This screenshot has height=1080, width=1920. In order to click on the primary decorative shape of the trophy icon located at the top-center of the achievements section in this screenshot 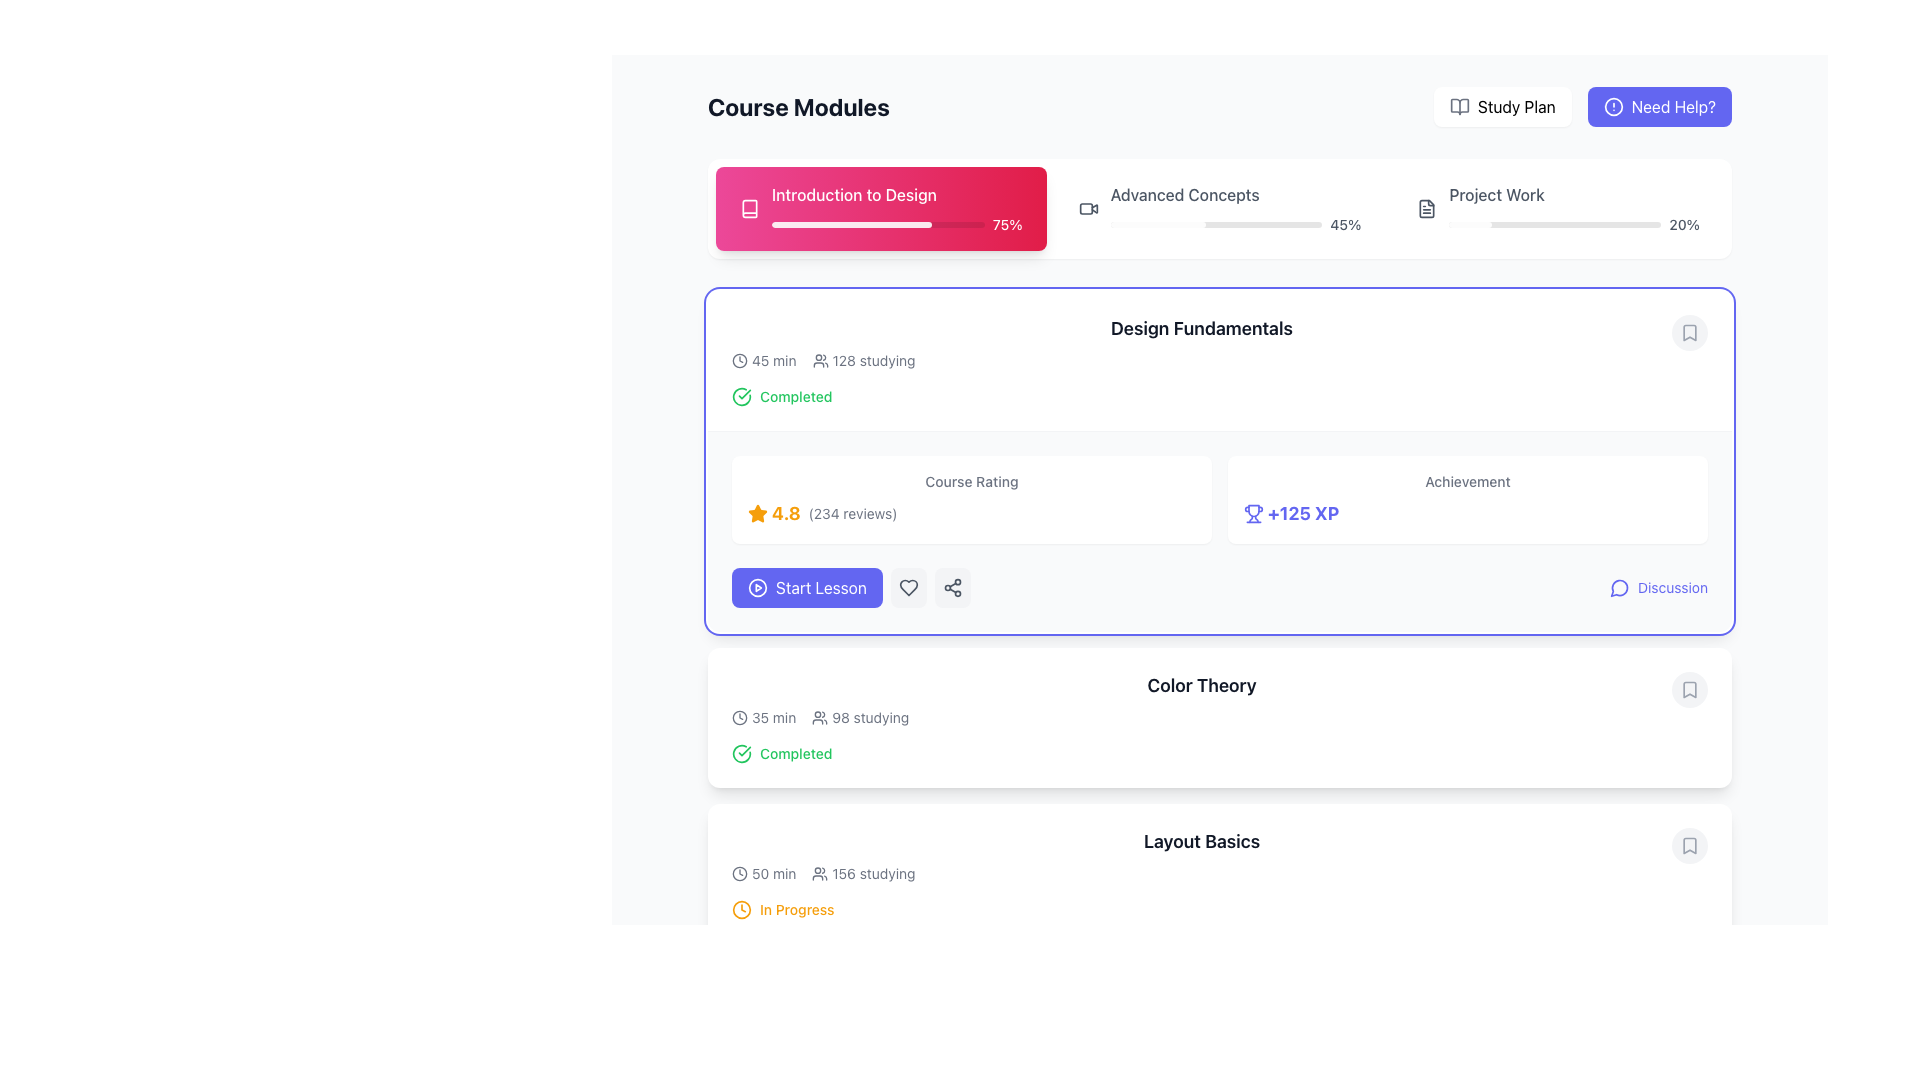, I will do `click(1252, 509)`.